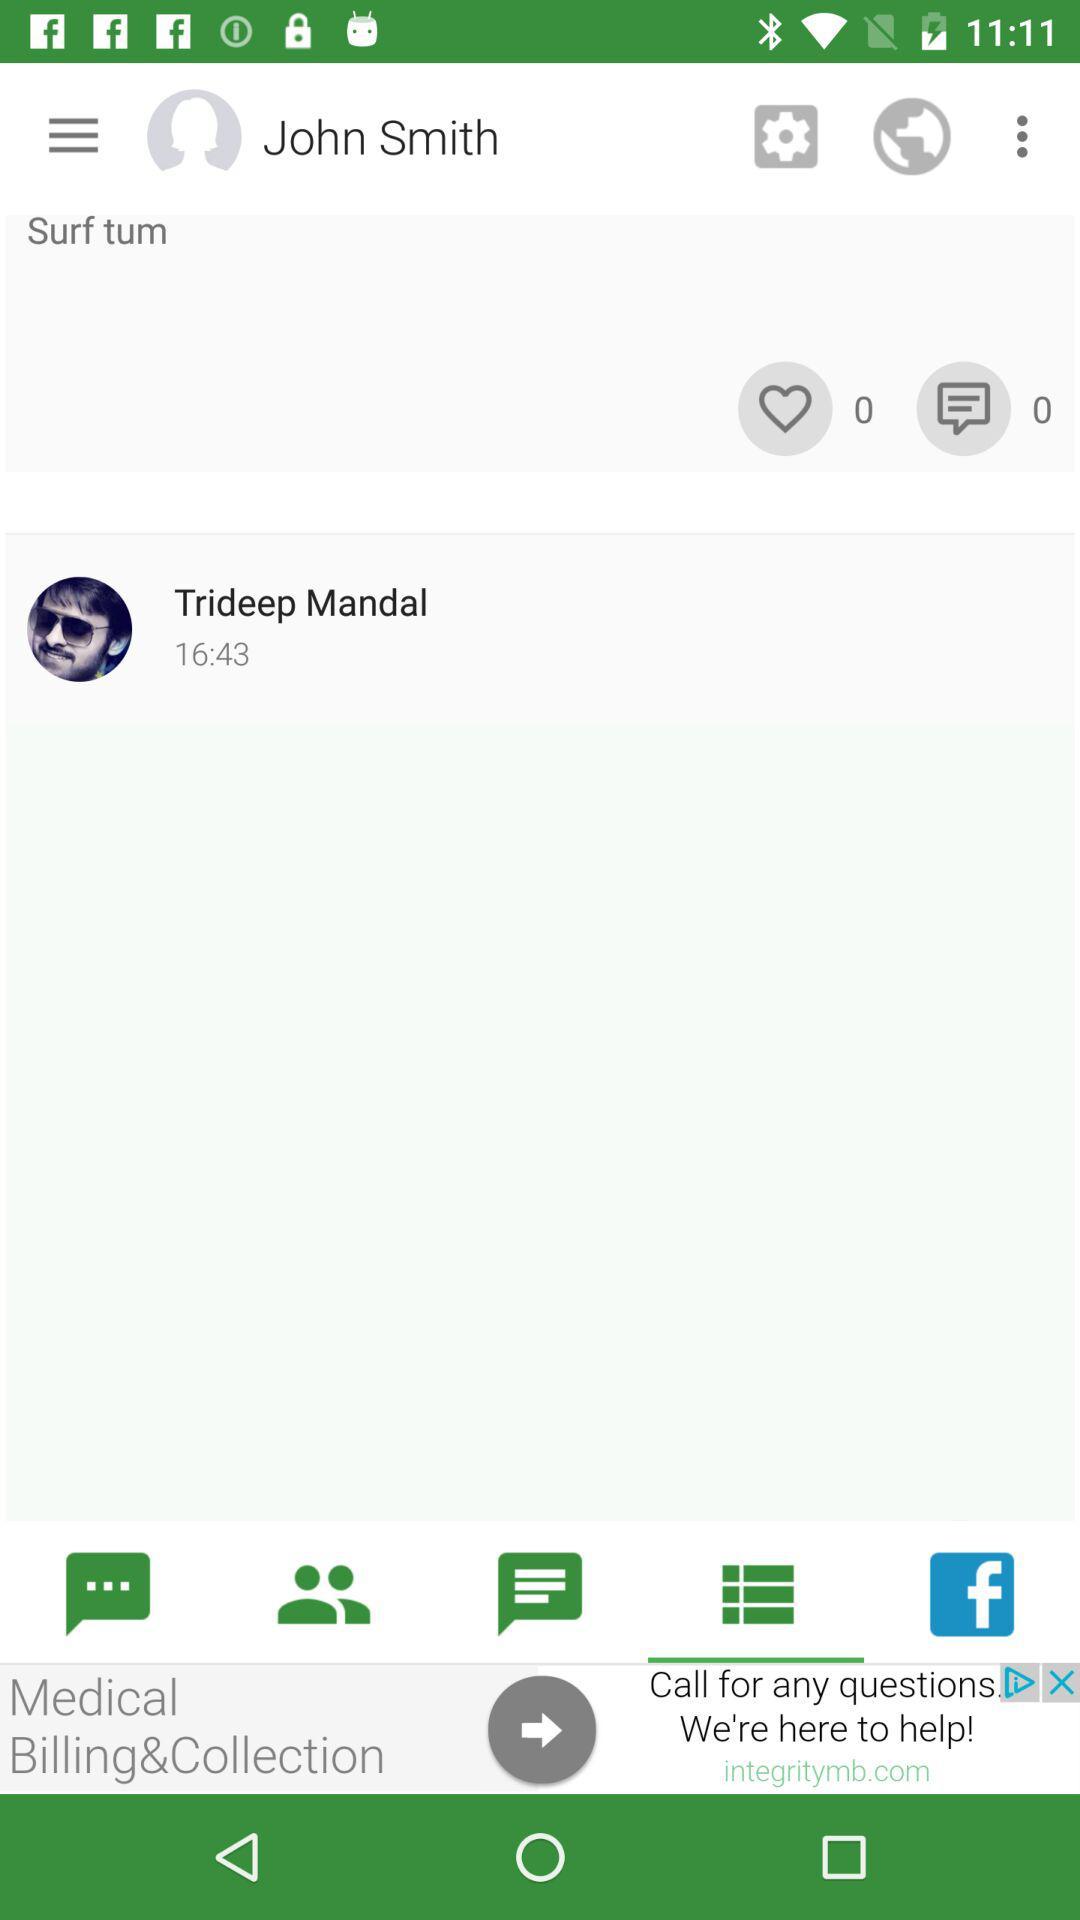  Describe the element at coordinates (540, 1122) in the screenshot. I see `typing page` at that location.